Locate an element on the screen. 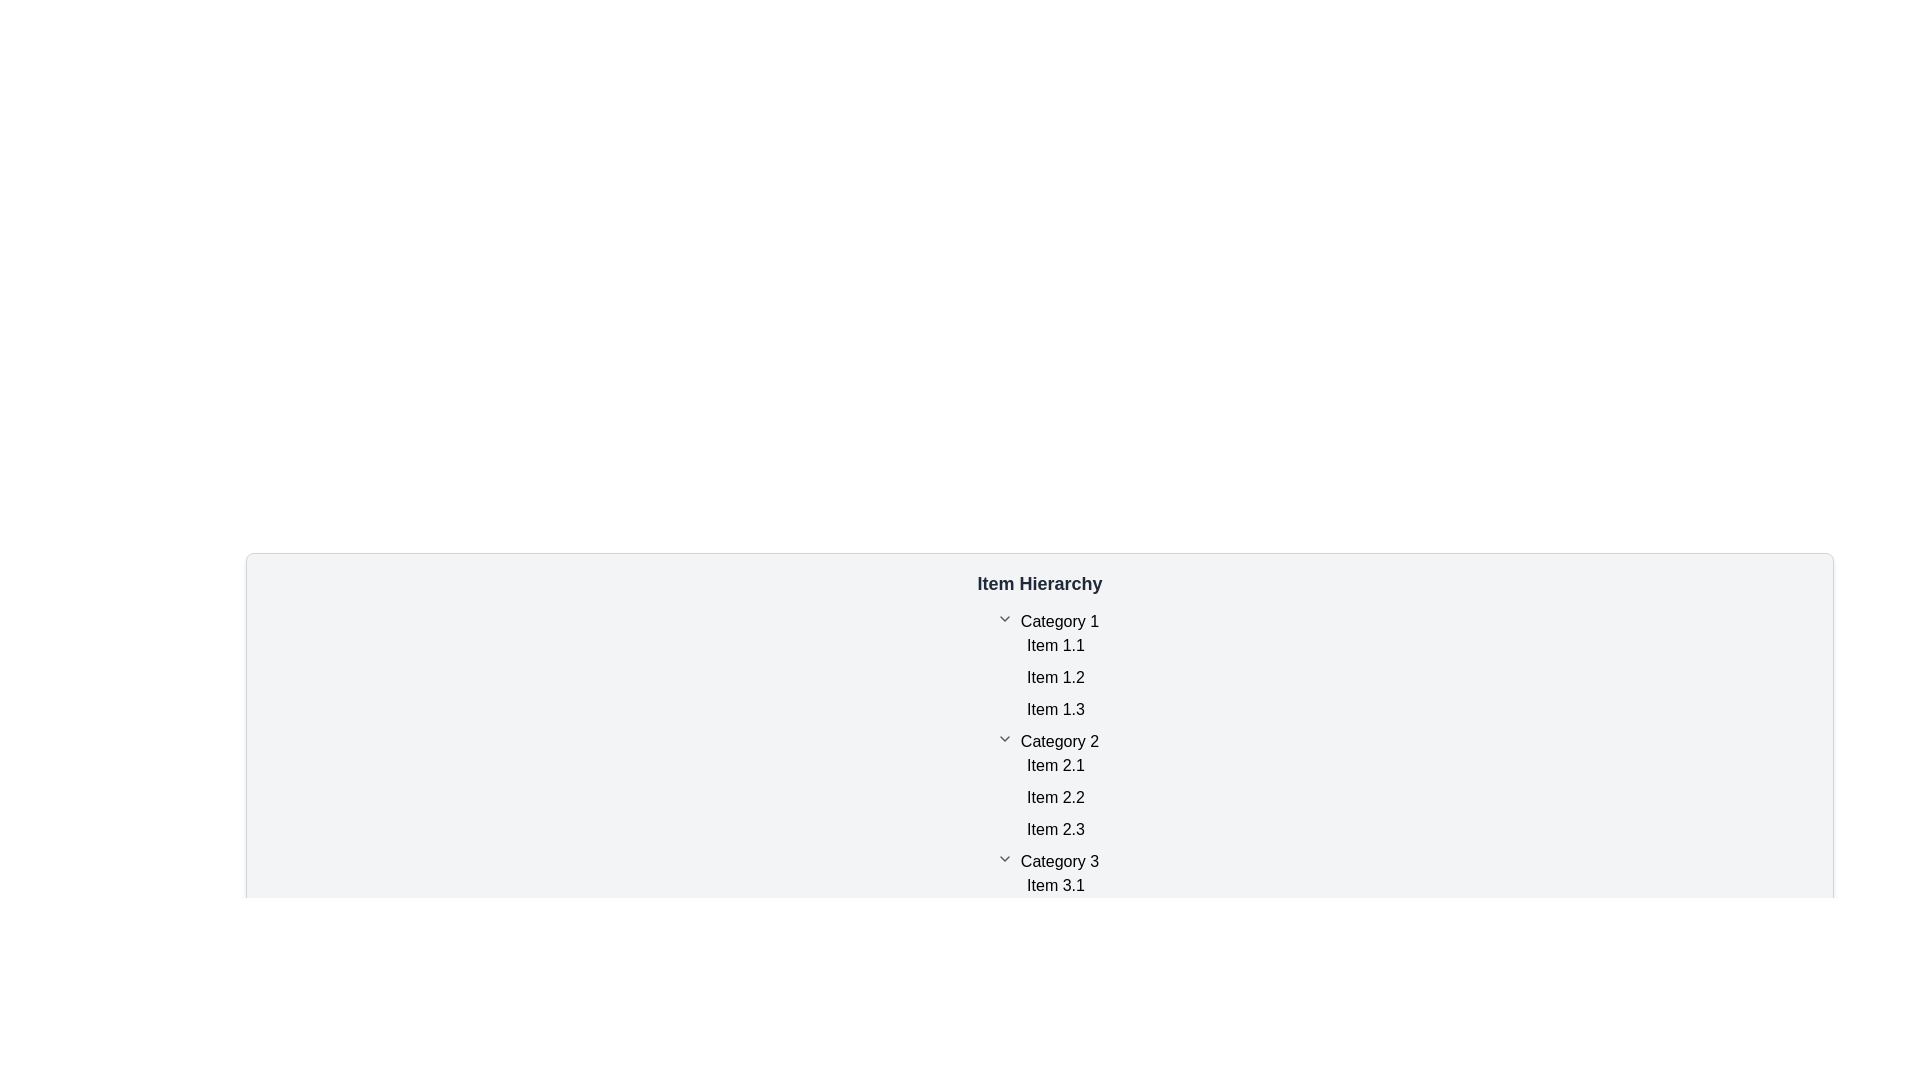 This screenshot has height=1080, width=1920. the text label displaying 'Item 2.2' located under 'Category 2', which is visually separated from other items and centered horizontally in the interface is located at coordinates (1055, 797).